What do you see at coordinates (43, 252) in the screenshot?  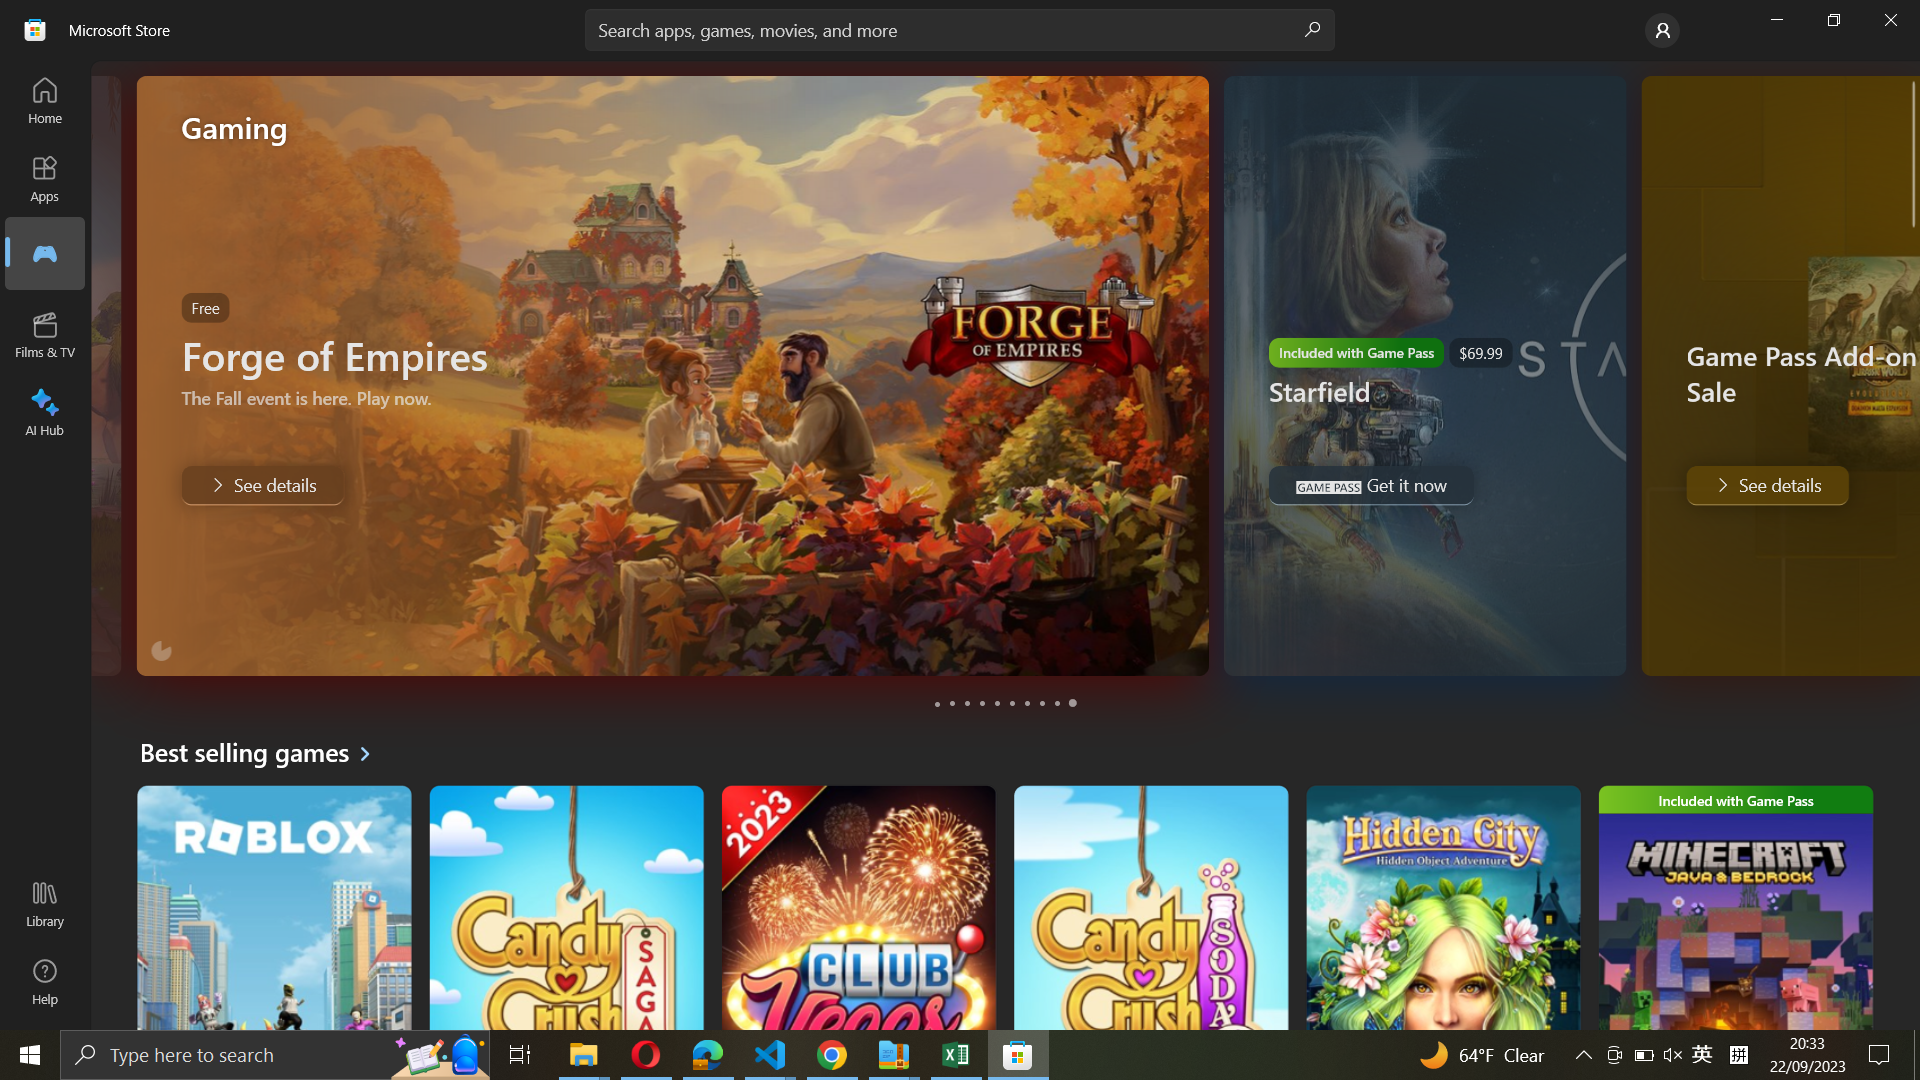 I see `the Films & TV category` at bounding box center [43, 252].